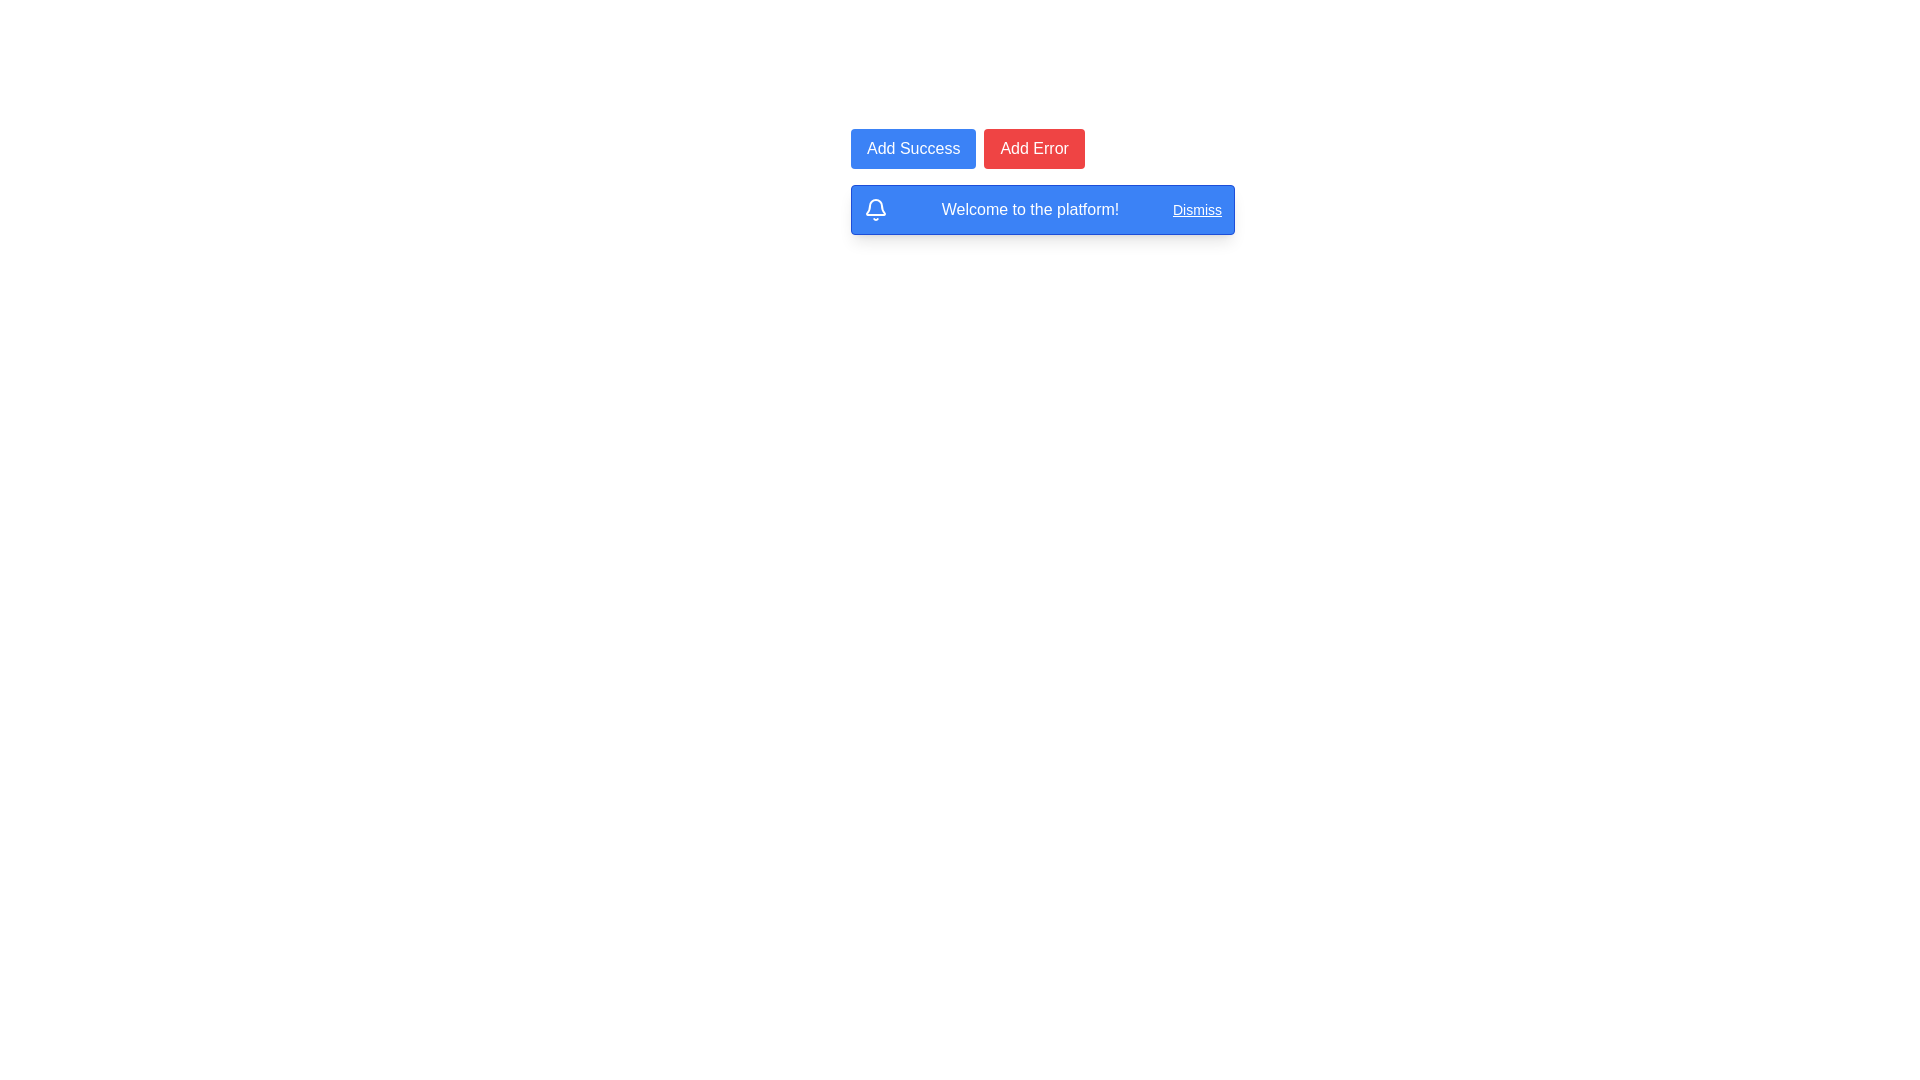  I want to click on the hyperlink styled as a button located in the top-right corner of the notification banner, so click(1197, 209).